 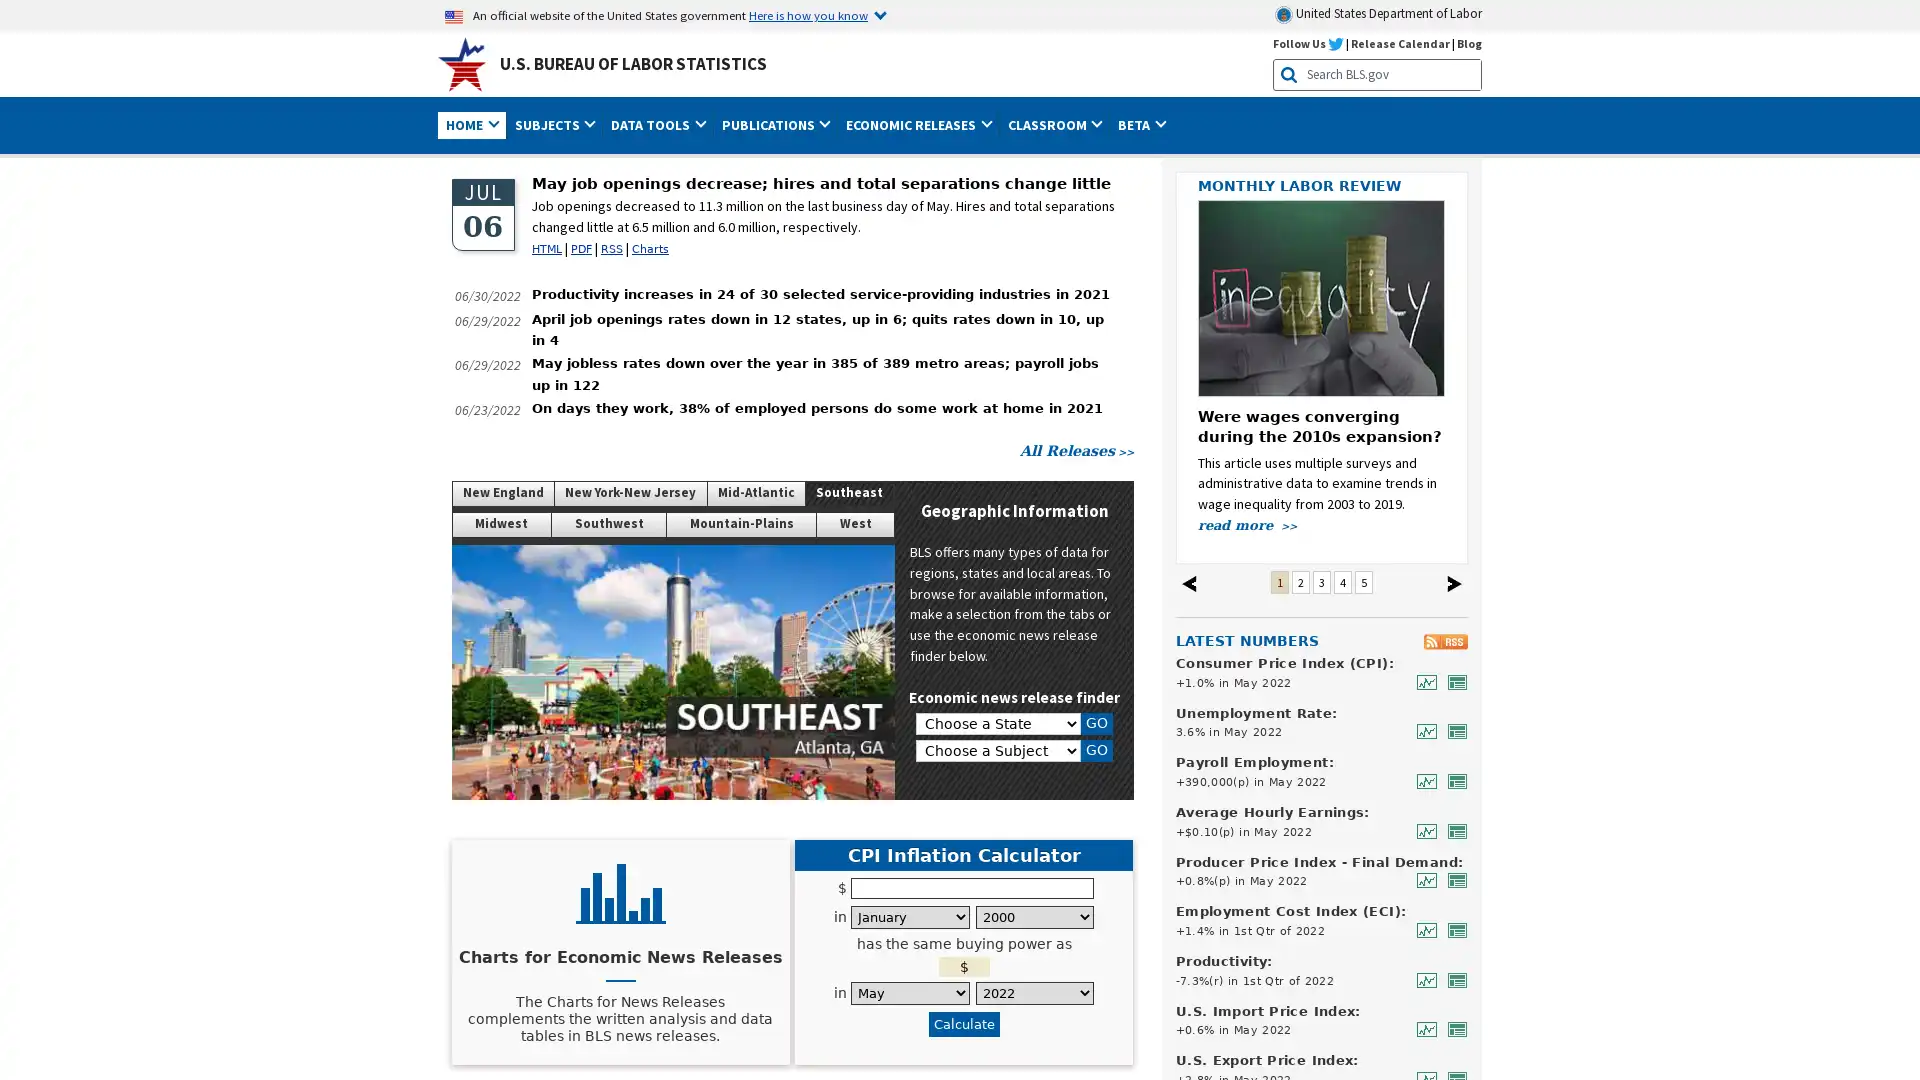 What do you see at coordinates (817, 15) in the screenshot?
I see `Here is how you know` at bounding box center [817, 15].